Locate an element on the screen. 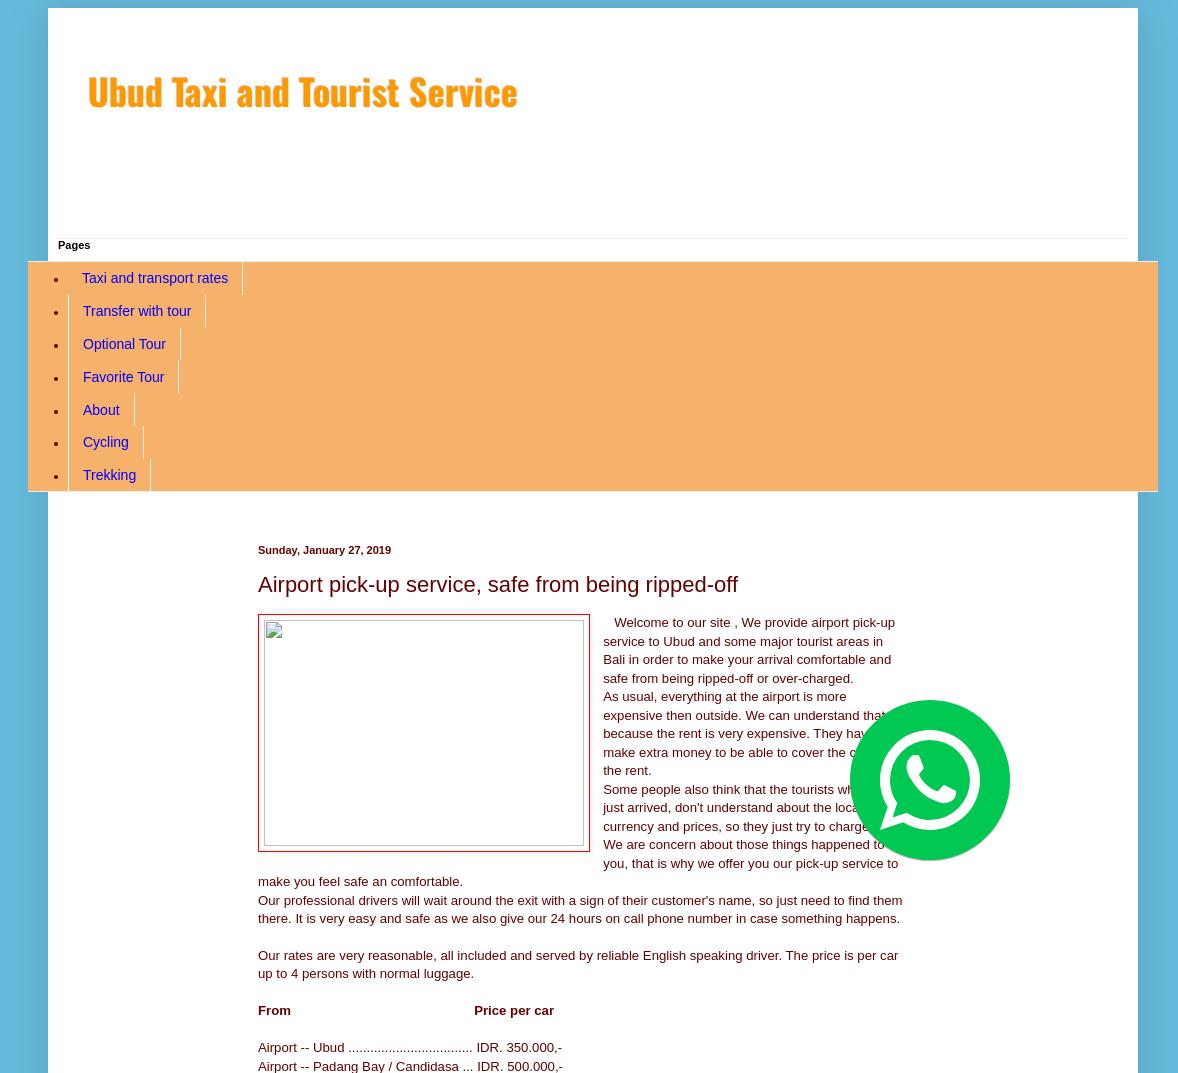  'Favorite Tour' is located at coordinates (122, 374).